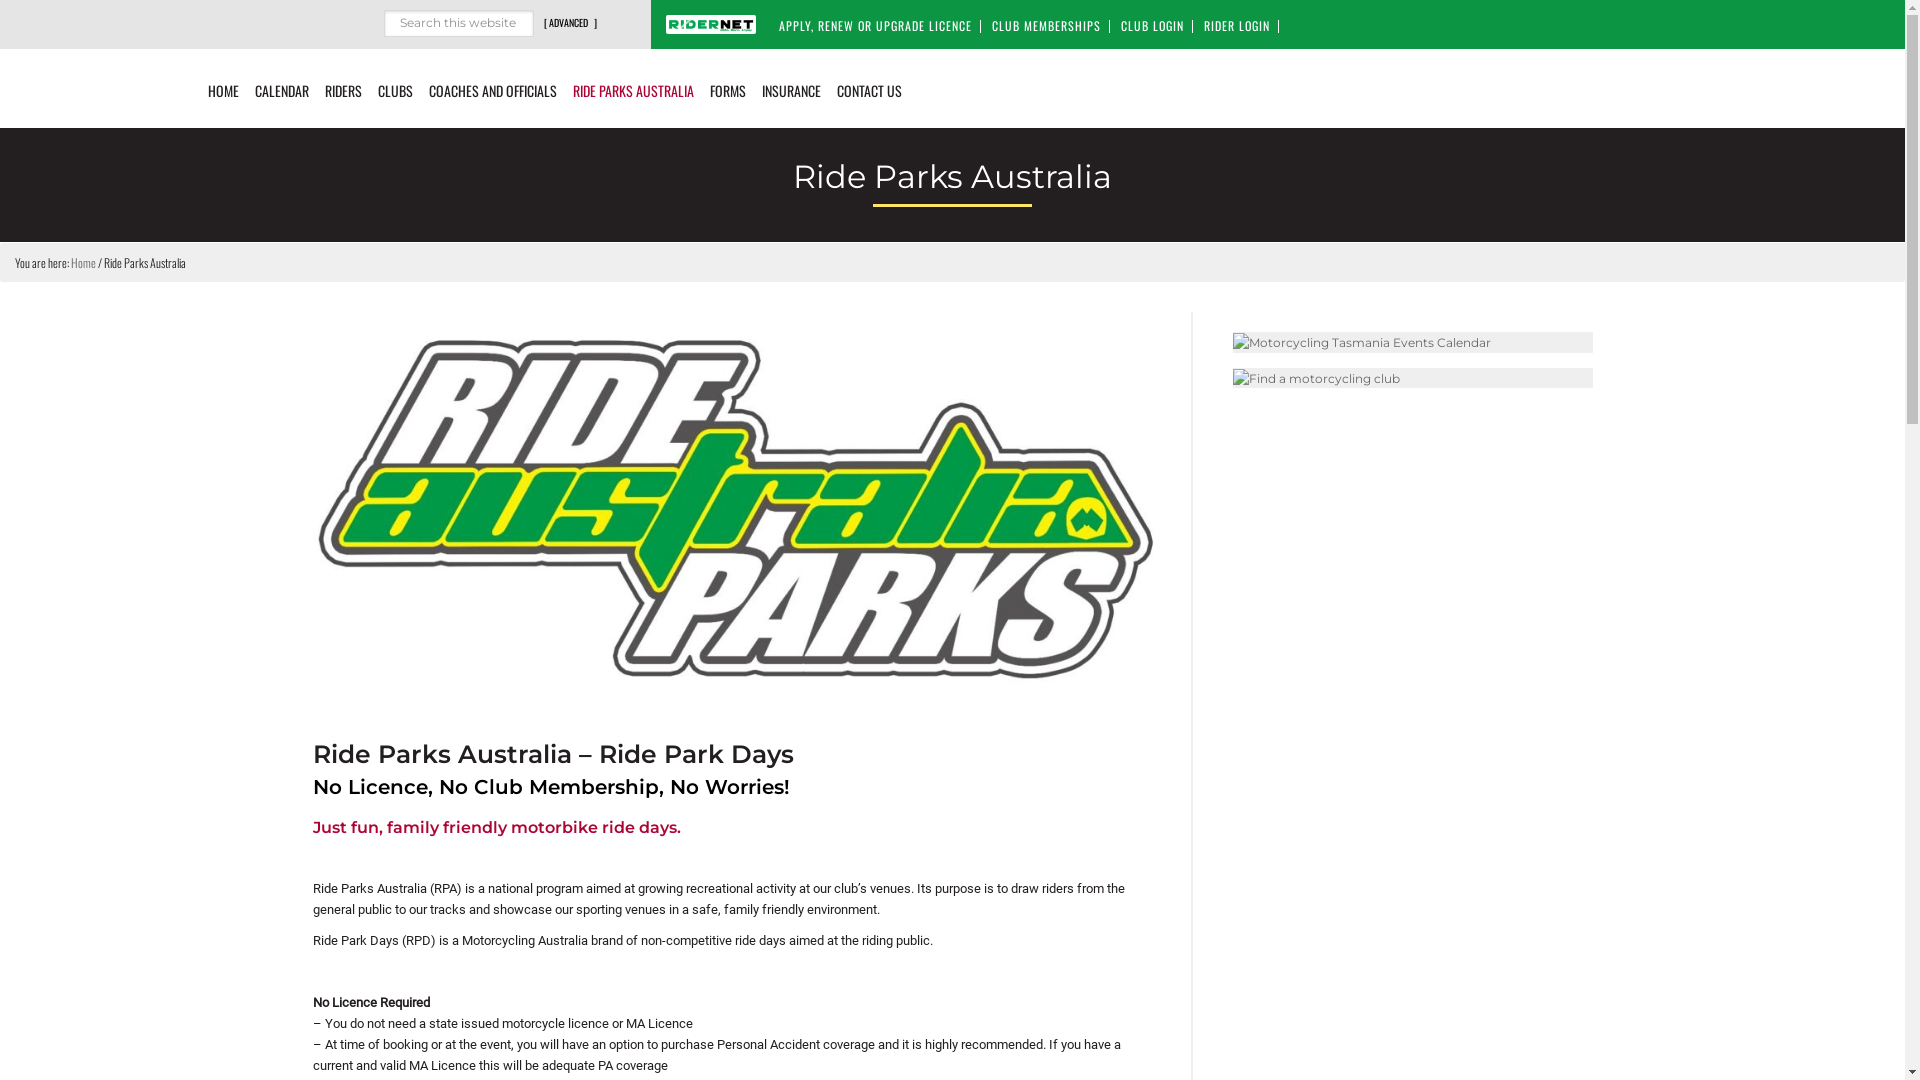 Image resolution: width=1920 pixels, height=1080 pixels. What do you see at coordinates (223, 87) in the screenshot?
I see `'HOME'` at bounding box center [223, 87].